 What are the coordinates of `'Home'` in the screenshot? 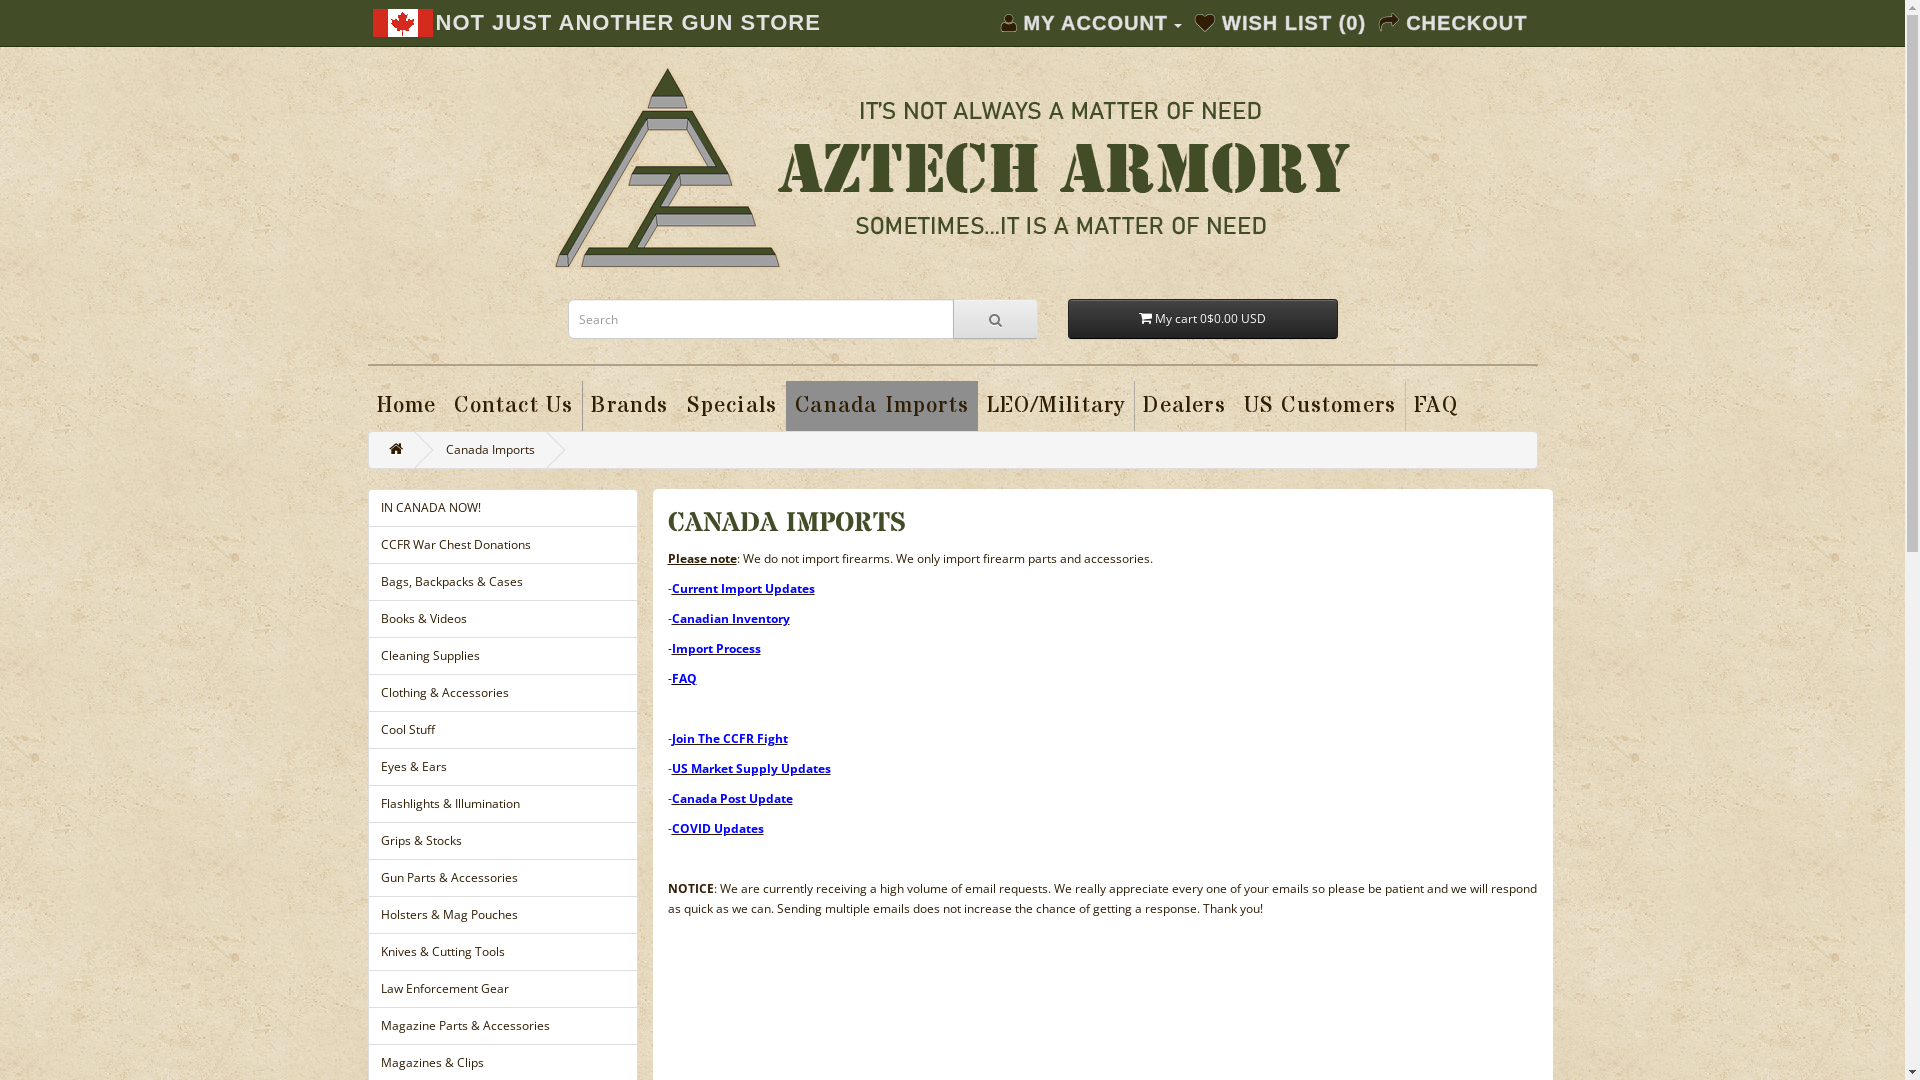 It's located at (406, 405).